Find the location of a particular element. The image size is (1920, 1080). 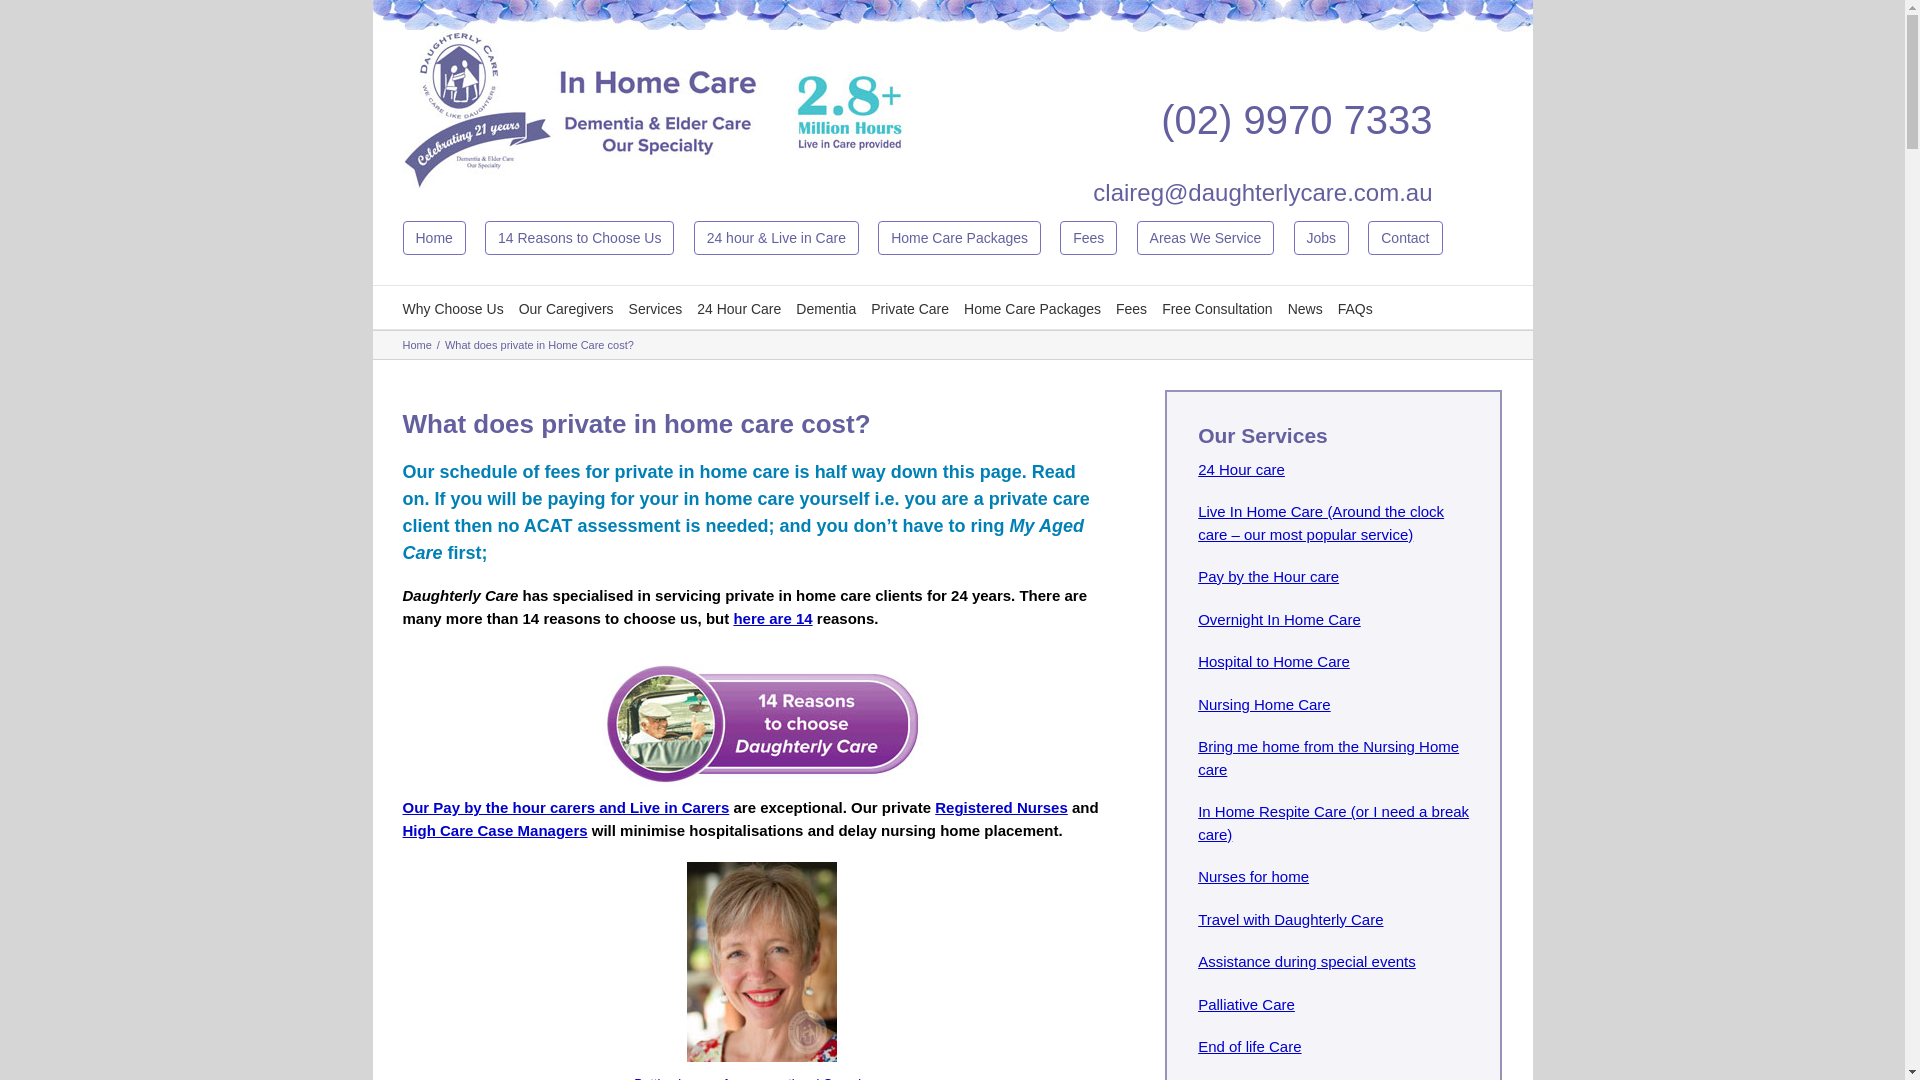

'Fees' is located at coordinates (1087, 237).